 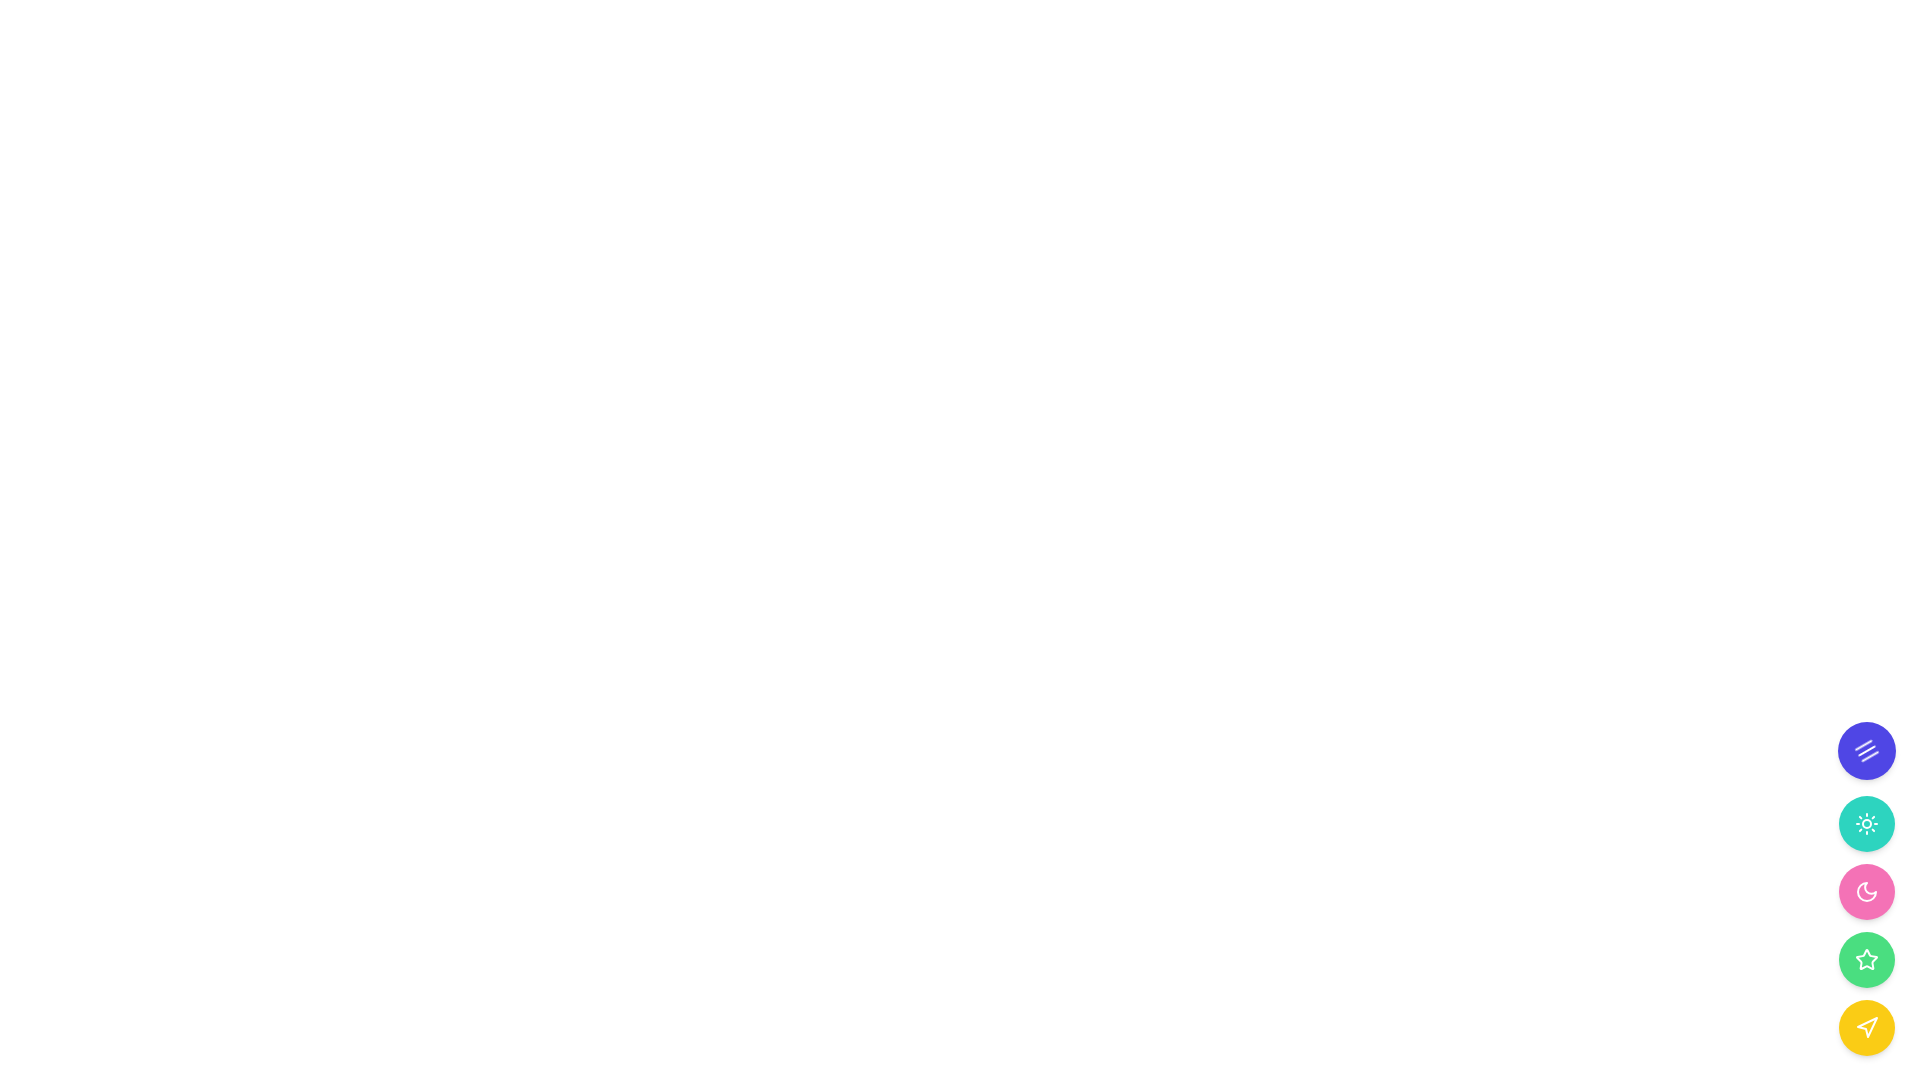 What do you see at coordinates (1868, 756) in the screenshot?
I see `the middle line of the menu icon located at the top-right corner of the interface, which is part of a circular button used for toggling the sidebar or menu panel` at bounding box center [1868, 756].